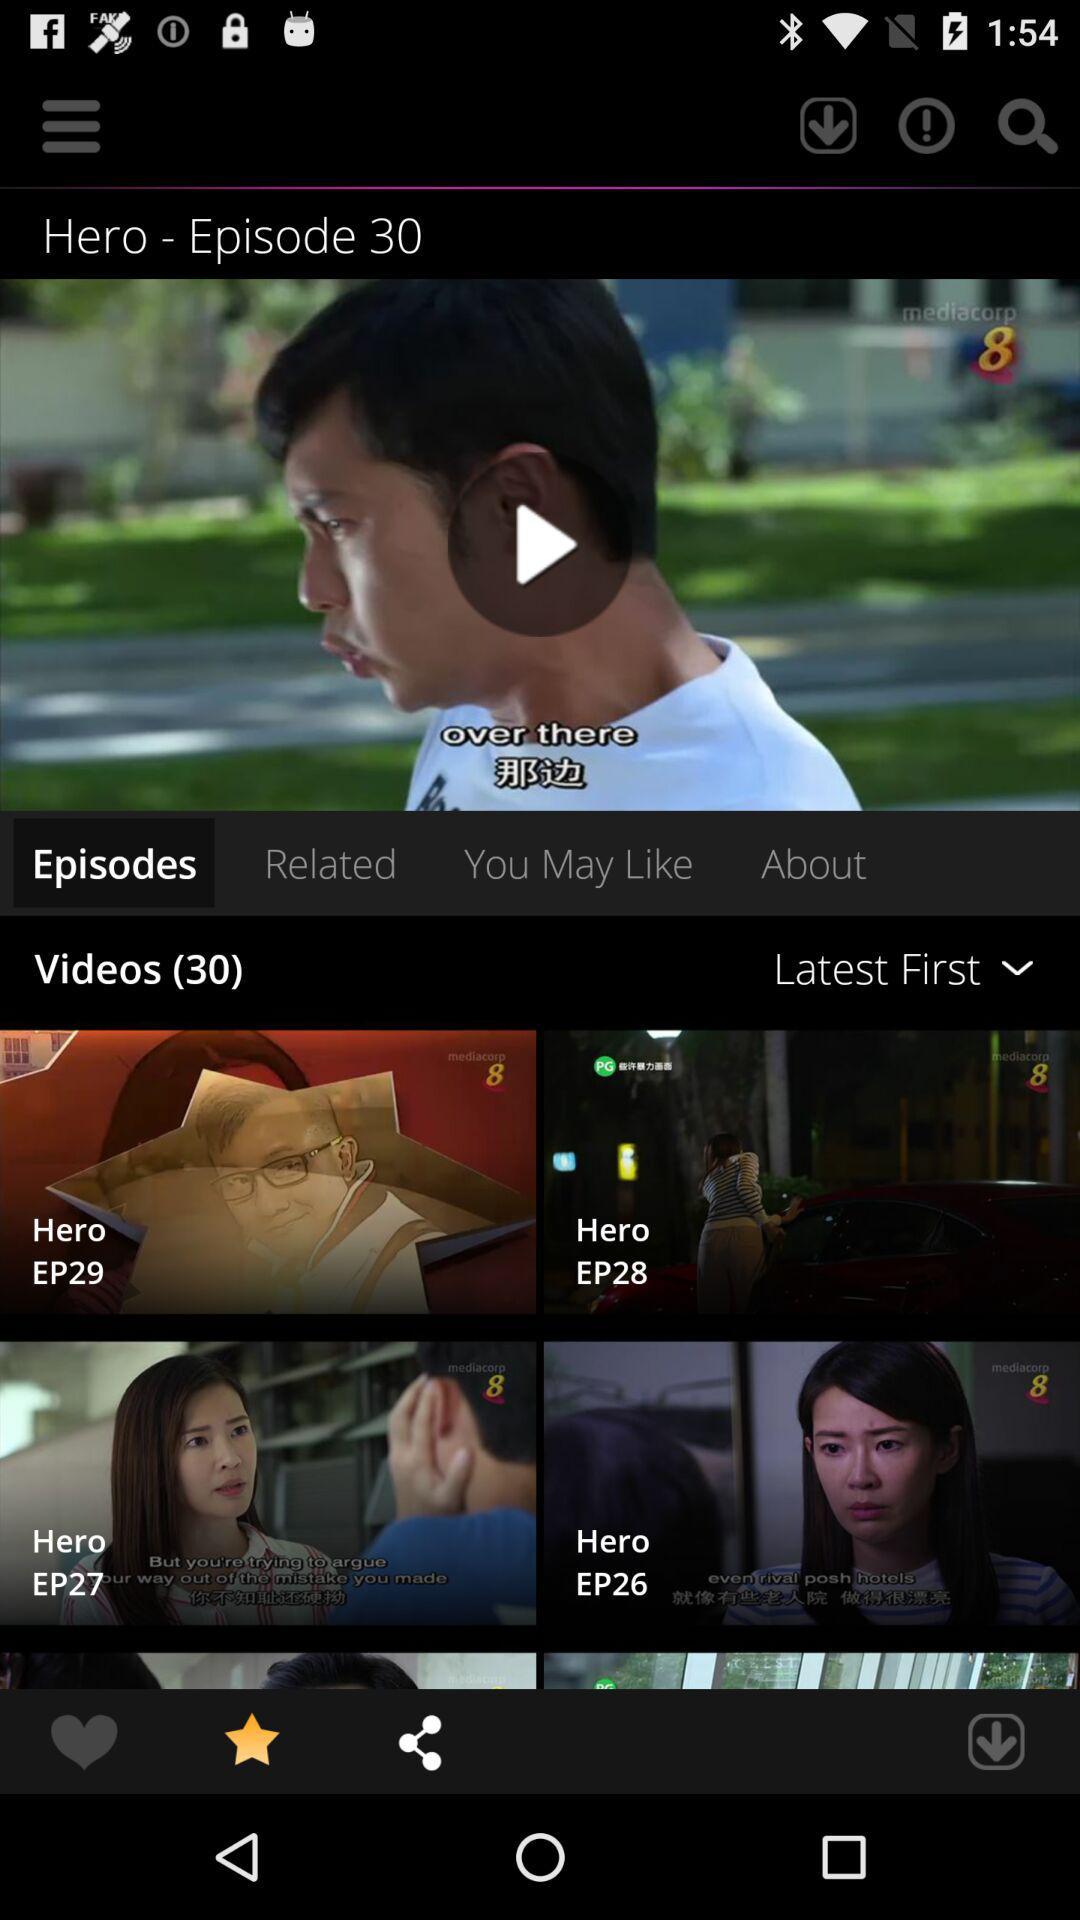 This screenshot has height=1920, width=1080. Describe the element at coordinates (578, 862) in the screenshot. I see `the you may like` at that location.